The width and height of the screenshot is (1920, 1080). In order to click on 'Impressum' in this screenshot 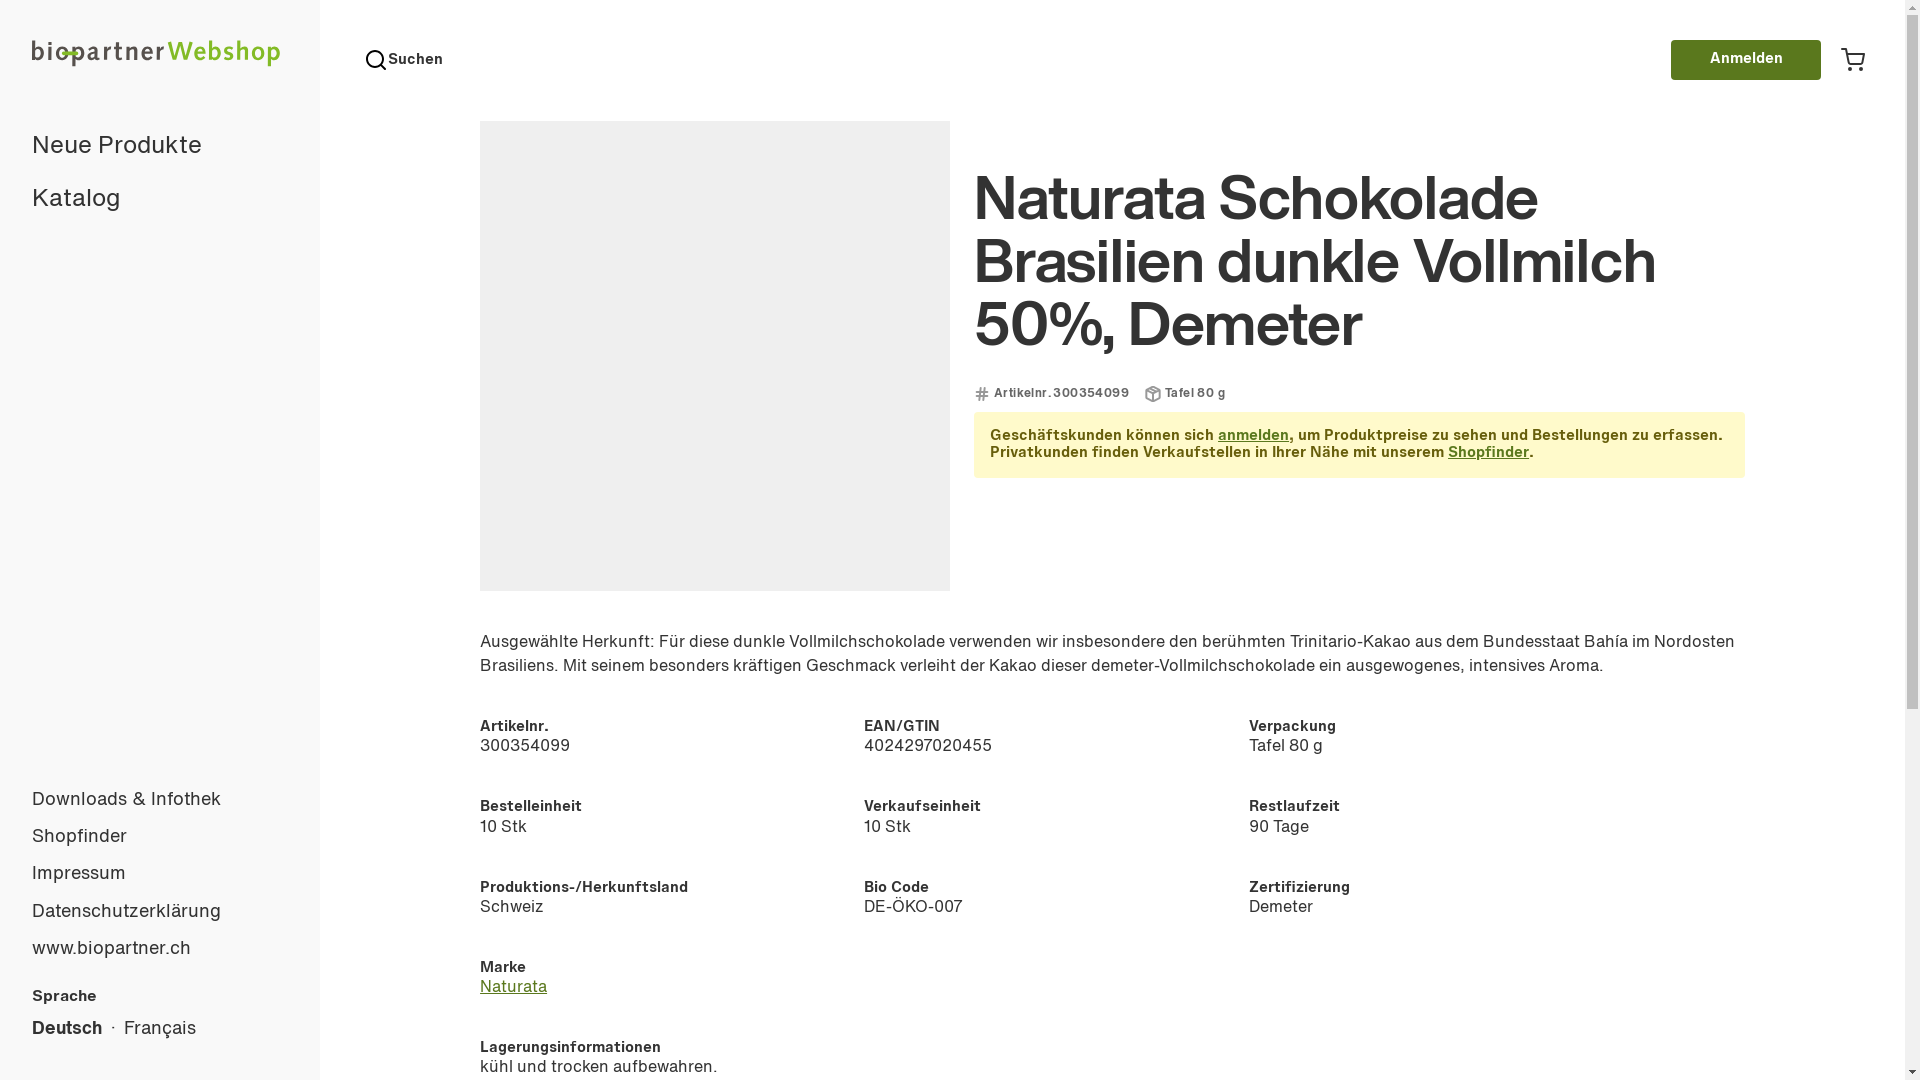, I will do `click(0, 873)`.